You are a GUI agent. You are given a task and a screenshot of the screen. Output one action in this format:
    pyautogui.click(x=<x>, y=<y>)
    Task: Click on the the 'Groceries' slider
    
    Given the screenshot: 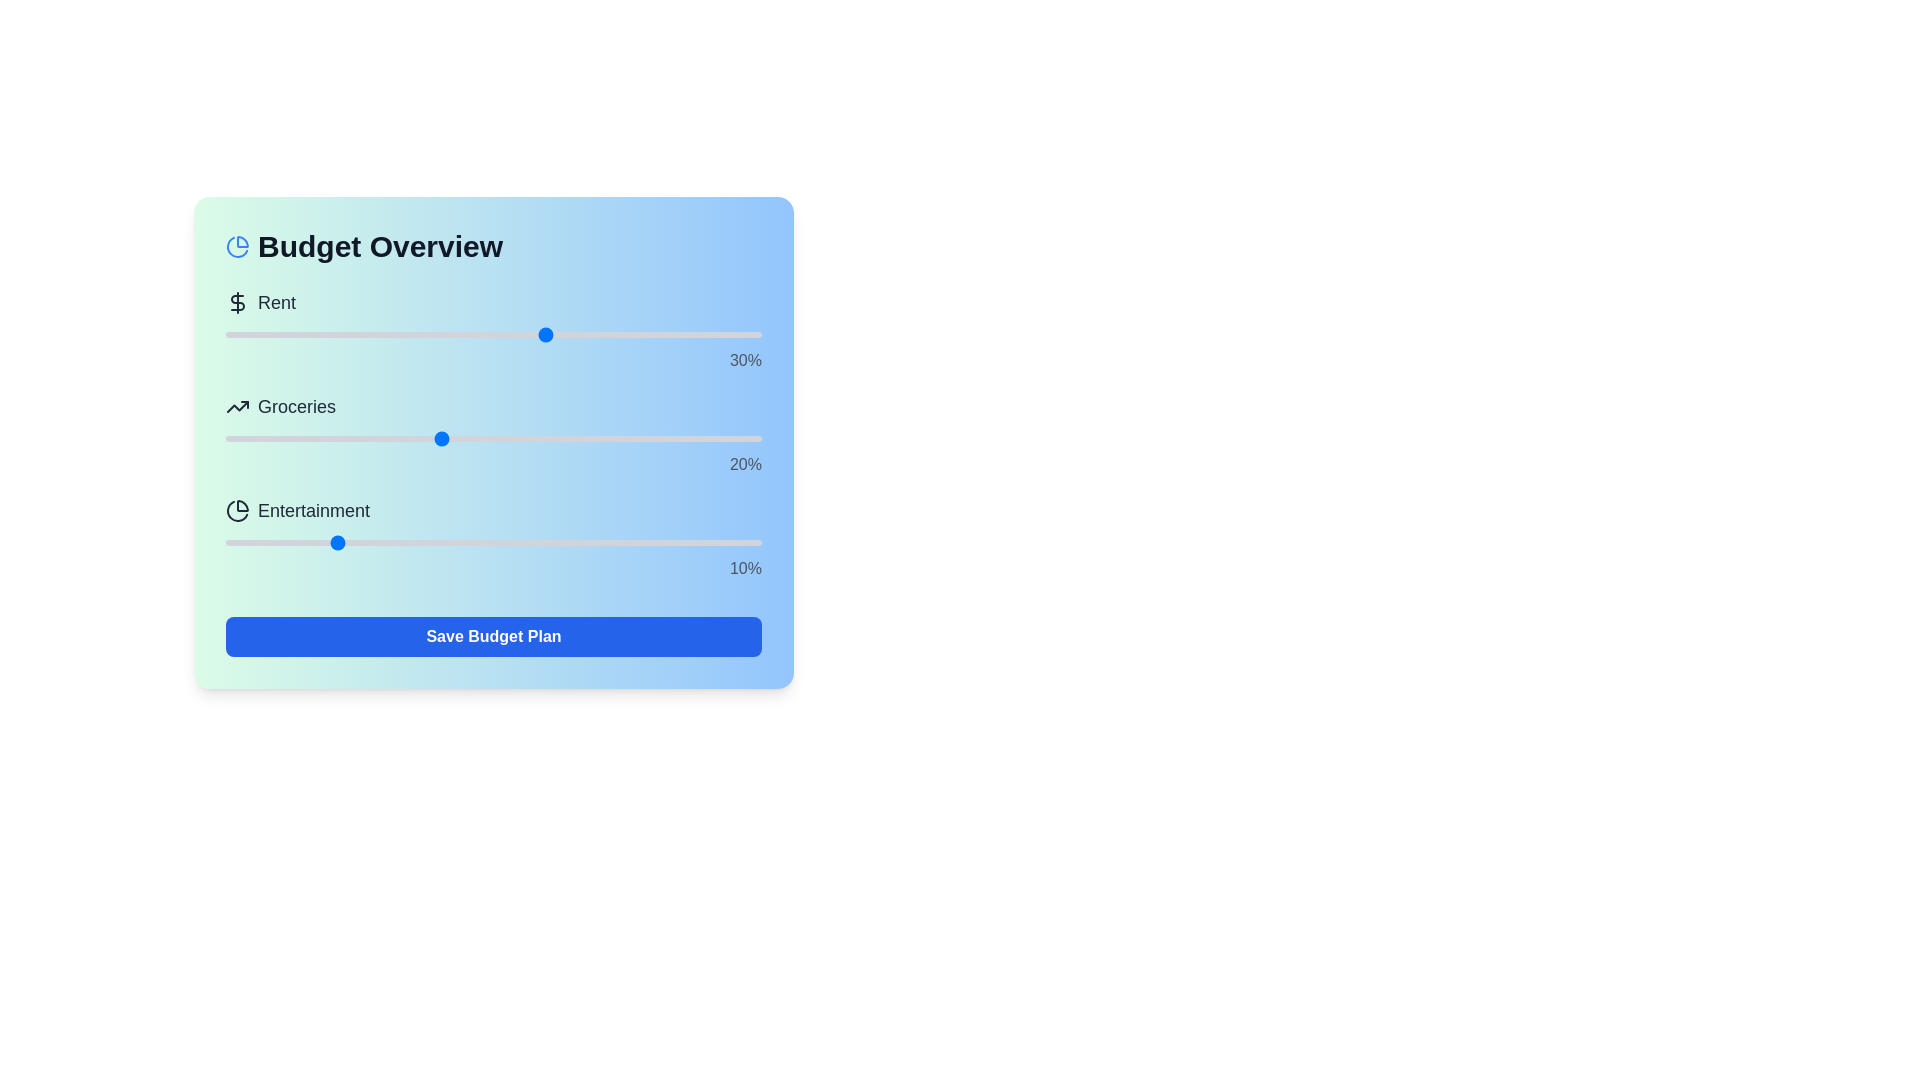 What is the action you would take?
    pyautogui.click(x=515, y=438)
    